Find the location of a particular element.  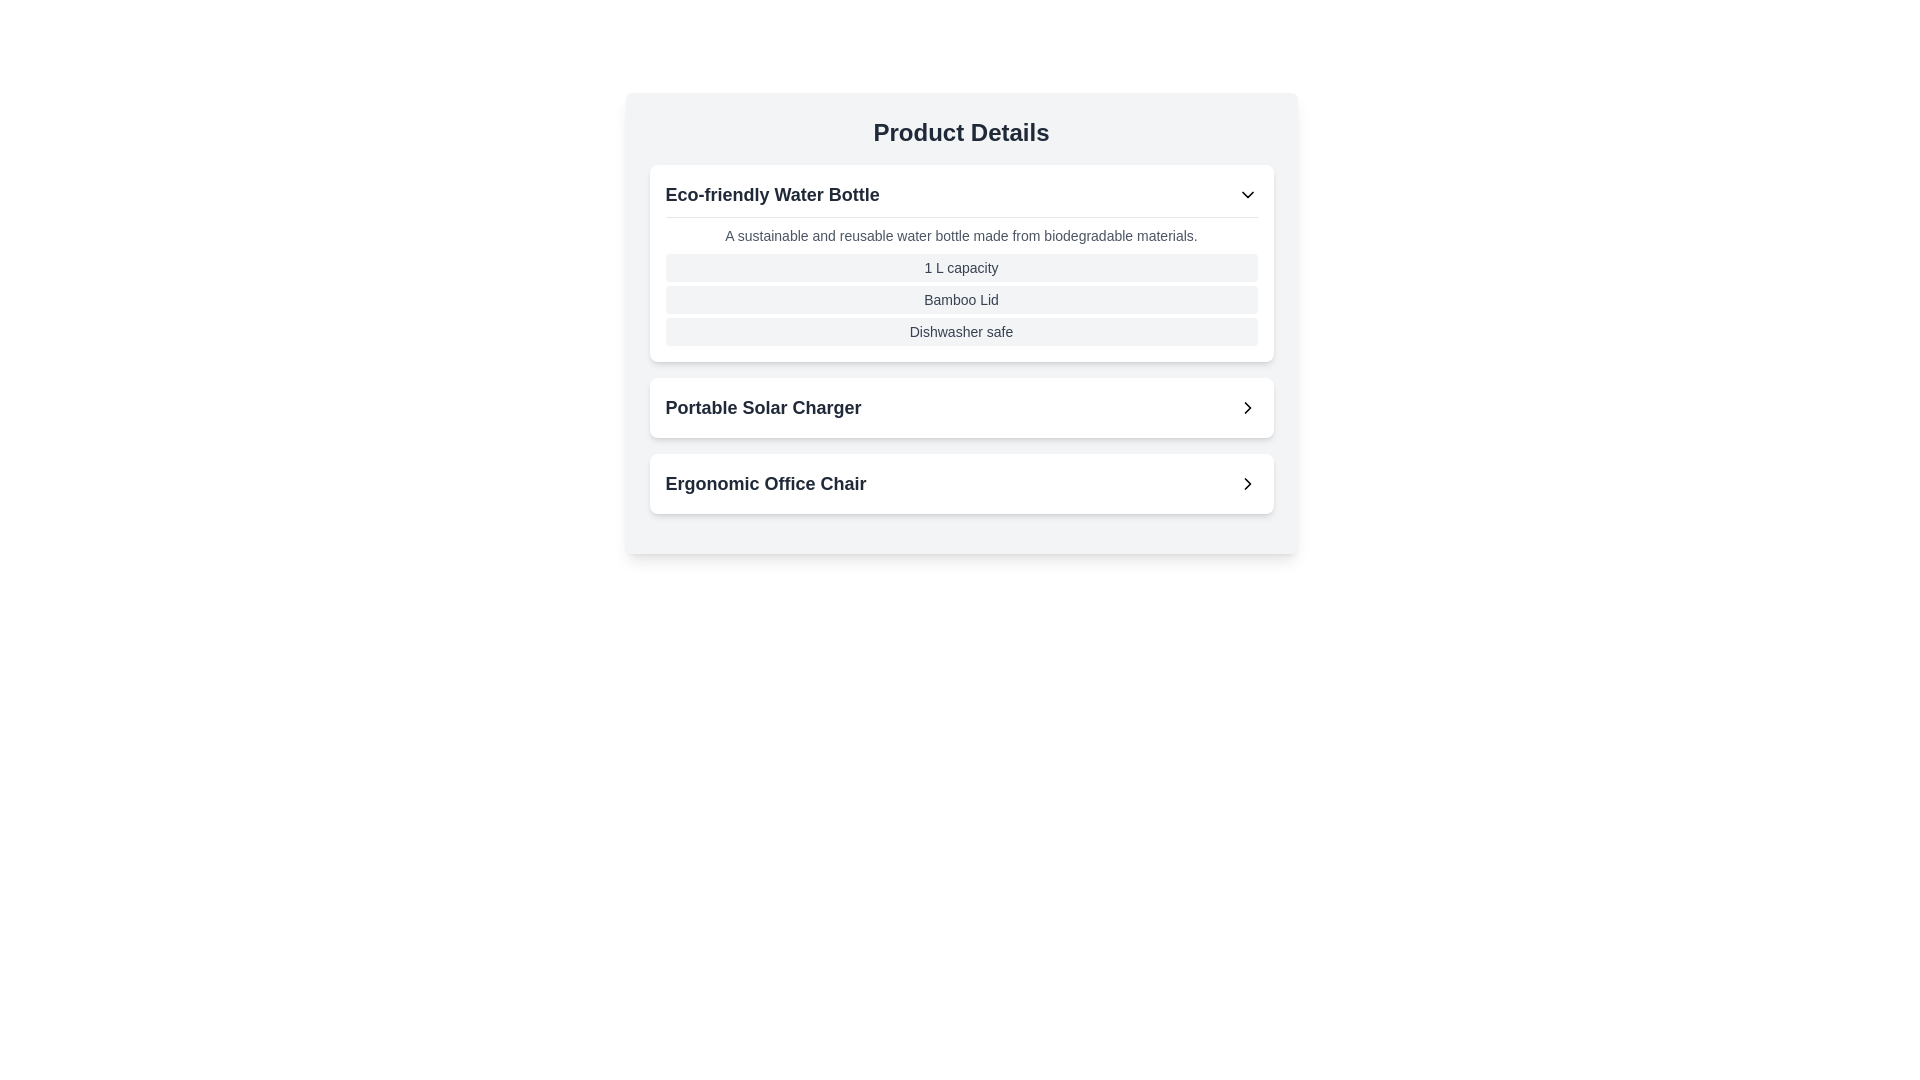

the second button-like list item in the 'Product Details' card for keyboard navigation is located at coordinates (961, 407).